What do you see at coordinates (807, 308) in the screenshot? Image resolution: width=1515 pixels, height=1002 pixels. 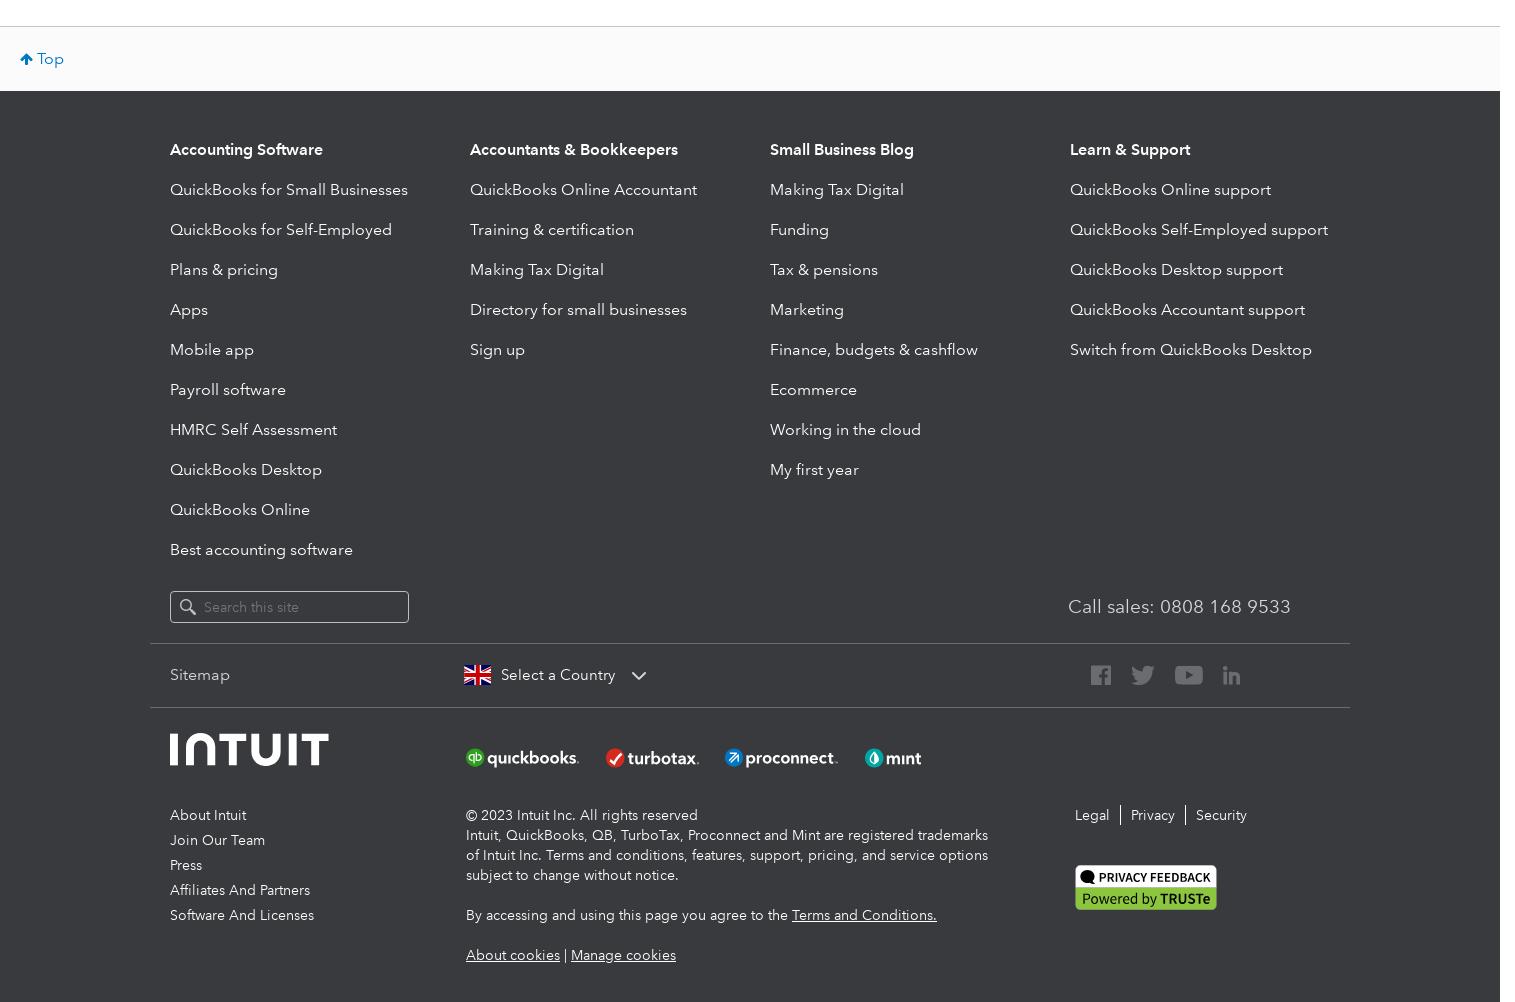 I see `'Marketing'` at bounding box center [807, 308].